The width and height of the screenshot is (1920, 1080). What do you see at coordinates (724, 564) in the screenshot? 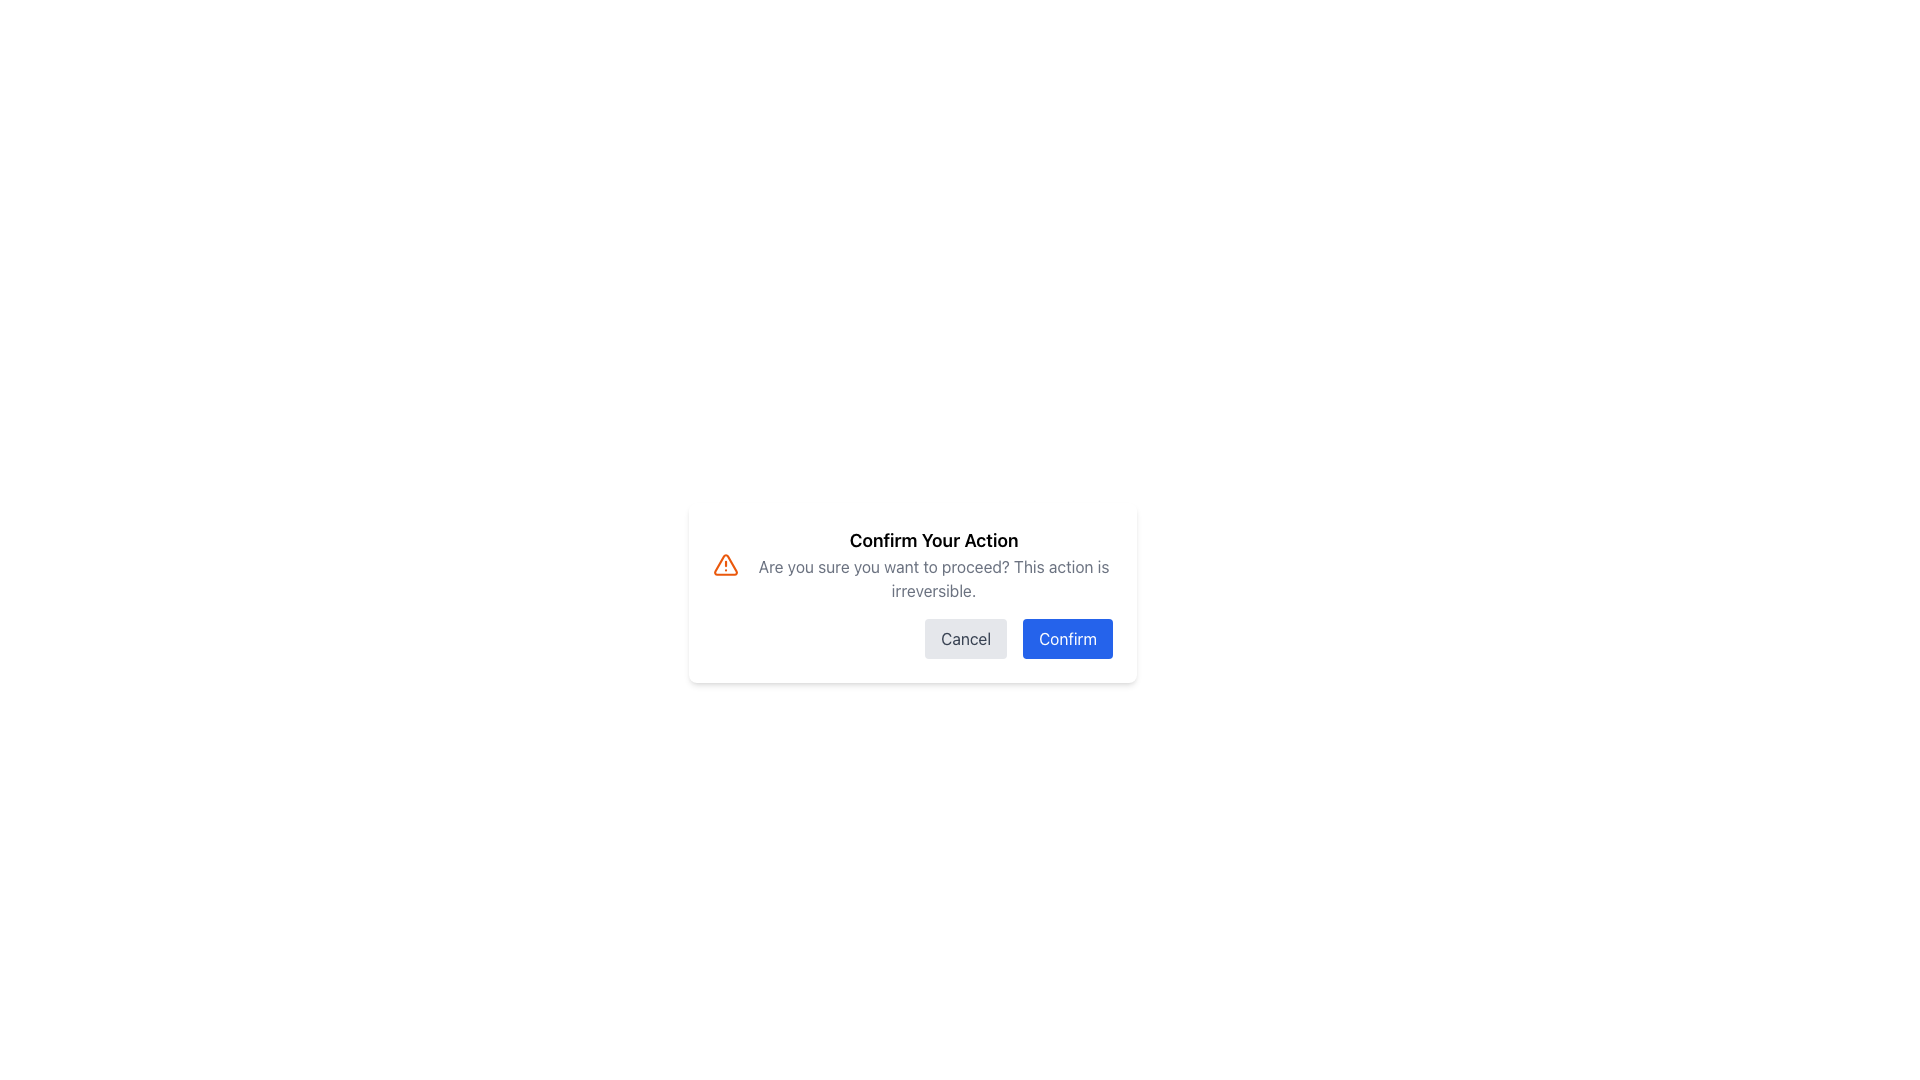
I see `the orange warning triangle icon featuring a central exclamation mark, positioned centrally on the warning dialog box above the confirm and cancel buttons` at bounding box center [724, 564].